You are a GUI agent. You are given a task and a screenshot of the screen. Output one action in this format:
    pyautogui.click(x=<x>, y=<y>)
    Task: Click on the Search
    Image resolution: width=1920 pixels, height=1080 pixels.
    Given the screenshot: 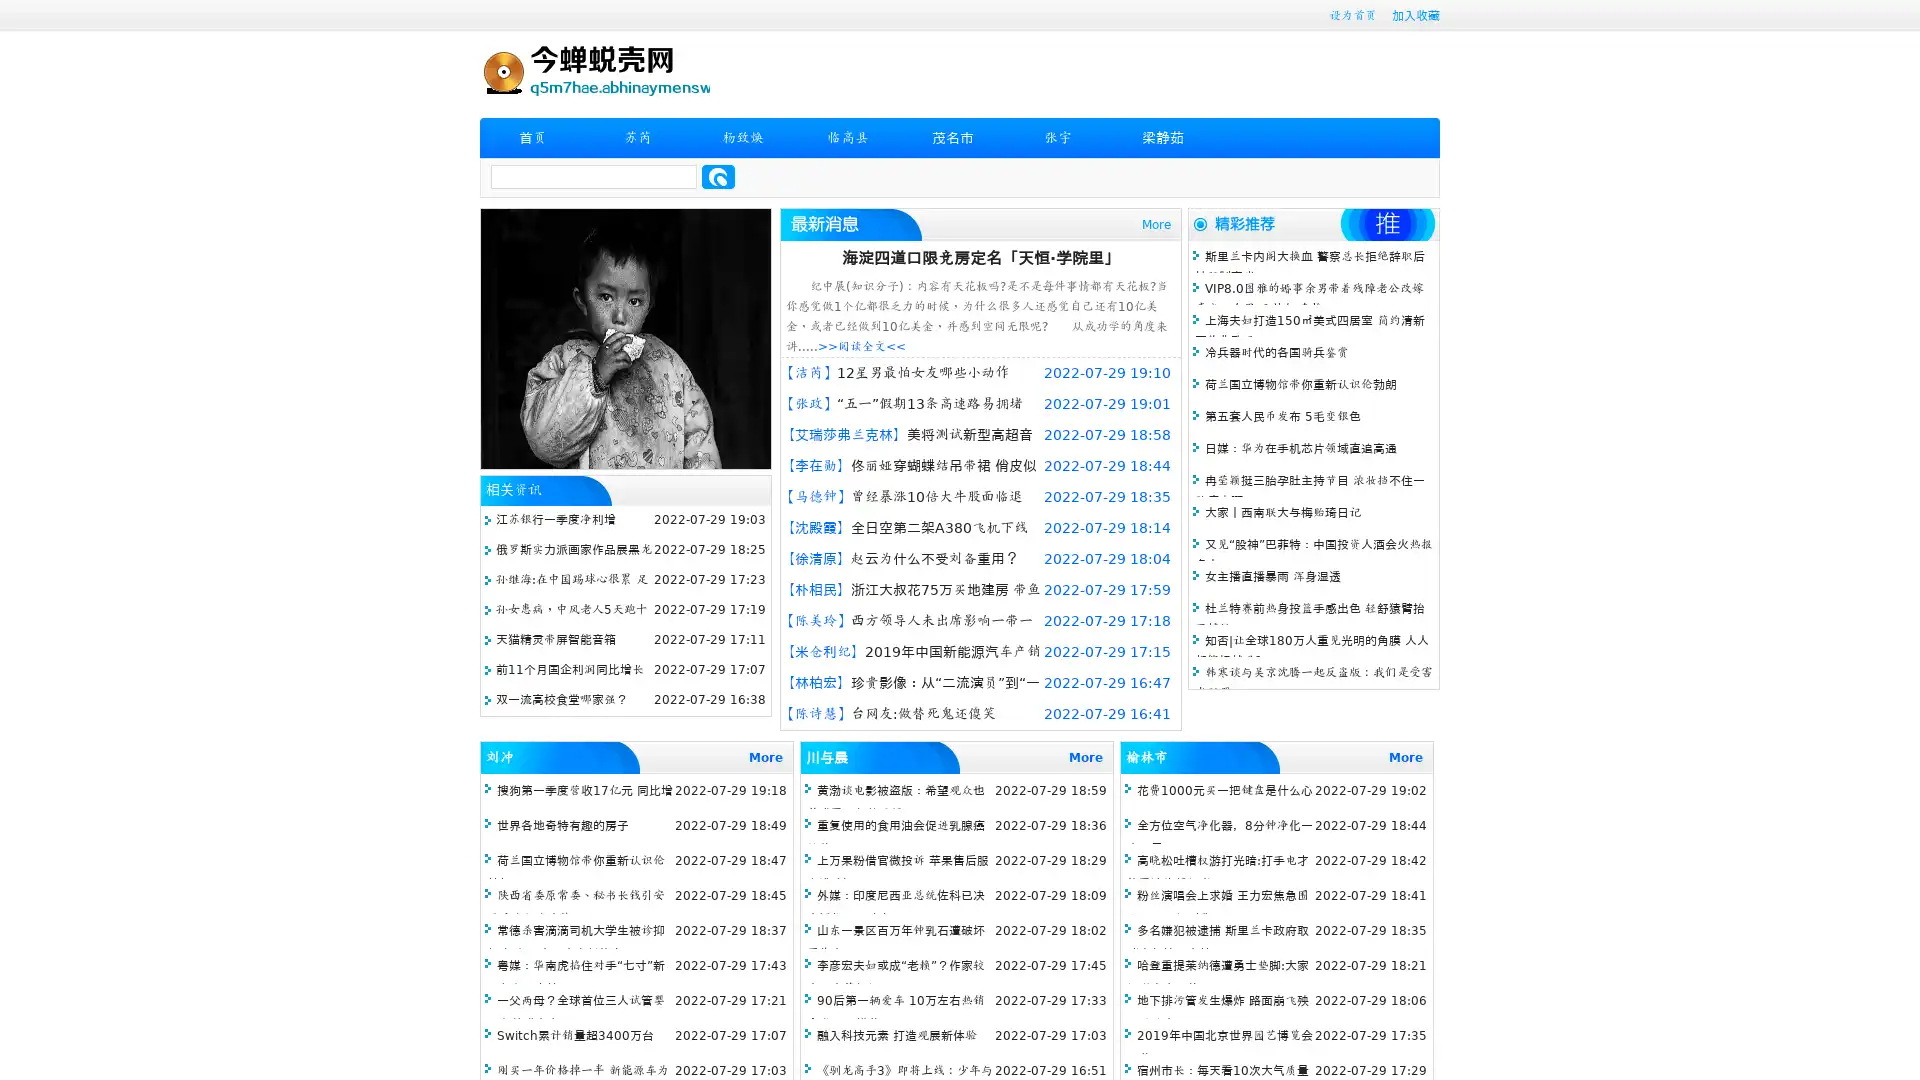 What is the action you would take?
    pyautogui.click(x=718, y=176)
    